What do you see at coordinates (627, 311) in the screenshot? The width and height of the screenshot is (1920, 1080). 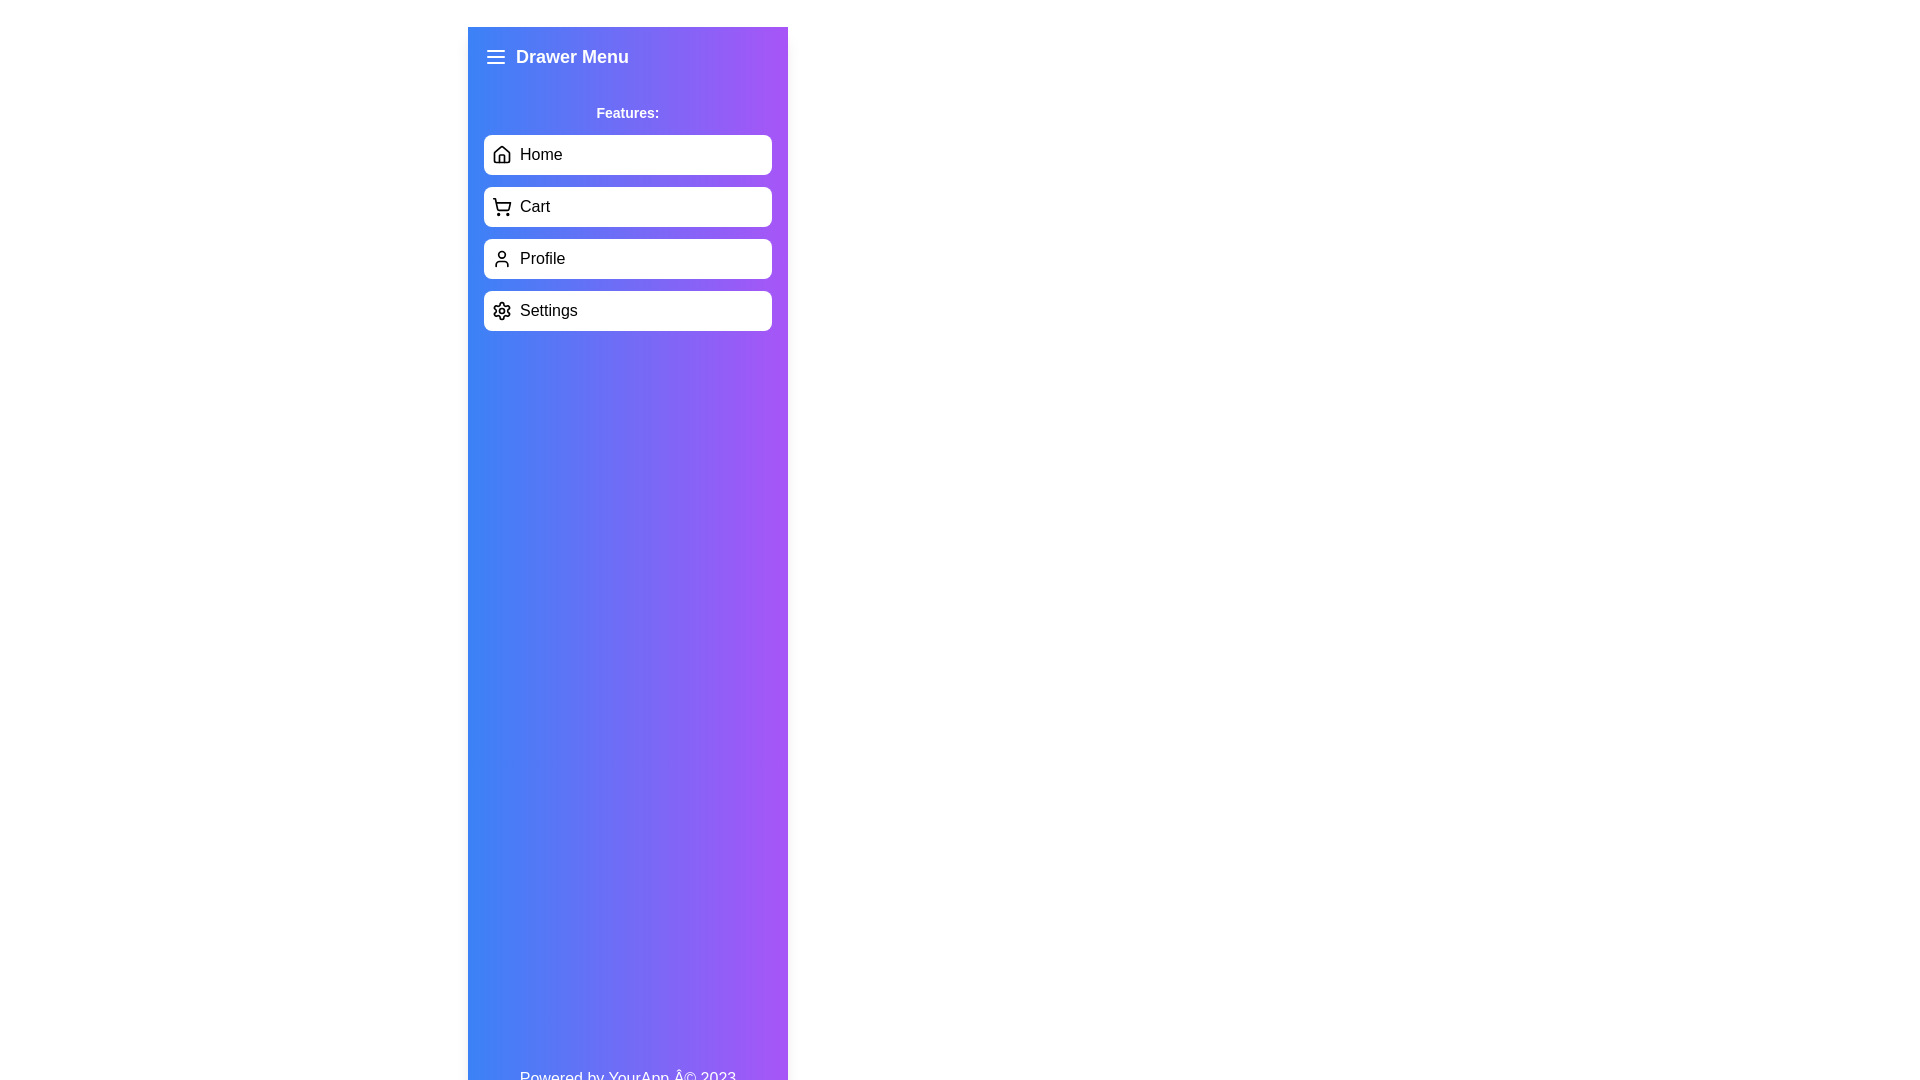 I see `the 'Settings' menu item in the vertical navigation menu to trigger a visual shadow effect` at bounding box center [627, 311].